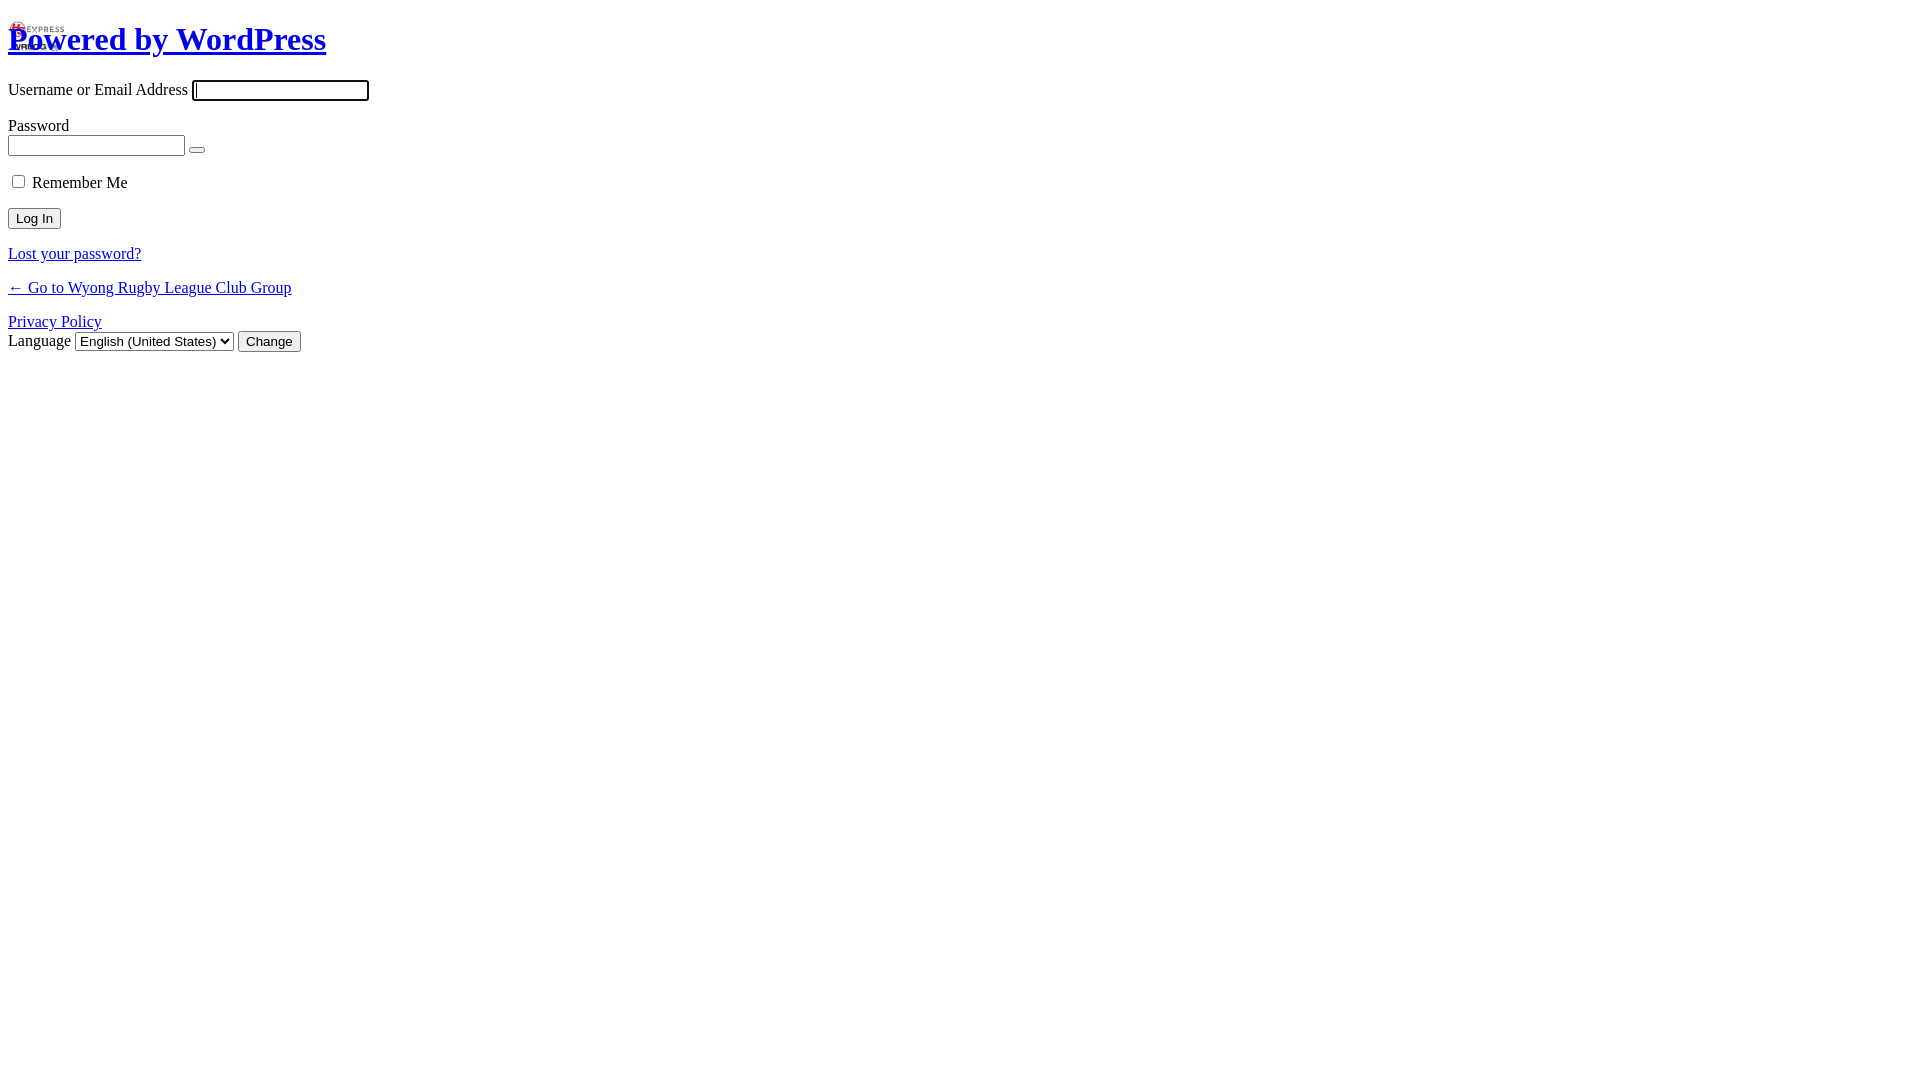 The width and height of the screenshot is (1920, 1080). What do you see at coordinates (238, 340) in the screenshot?
I see `'Change'` at bounding box center [238, 340].